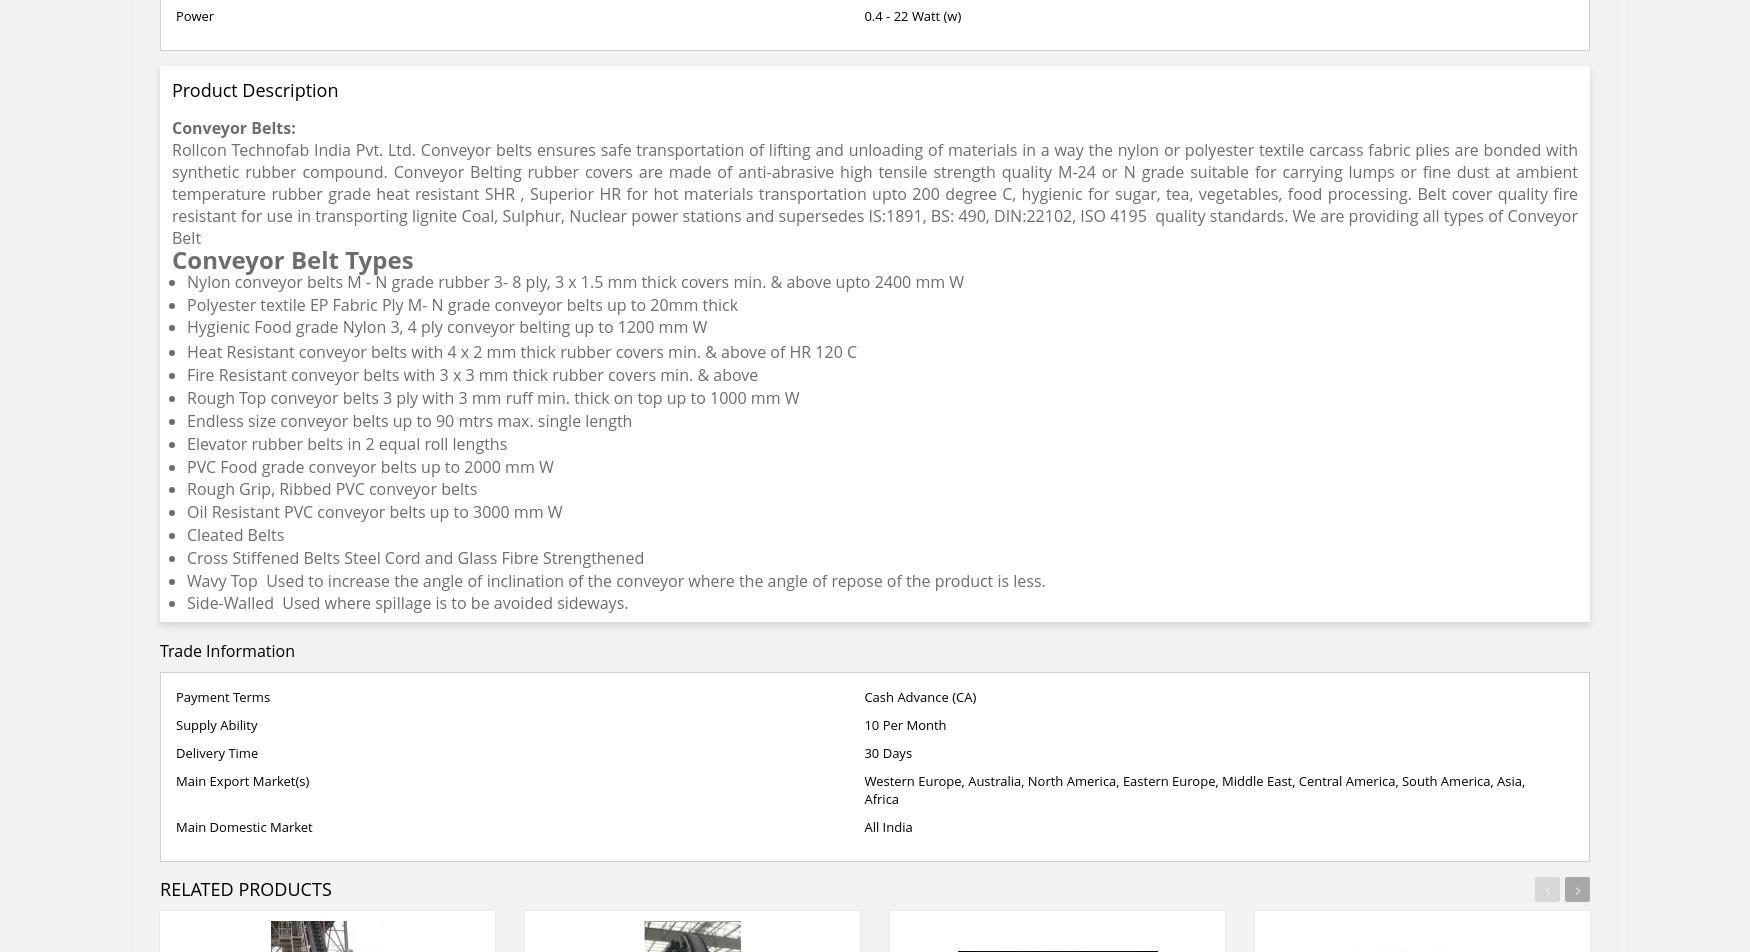 The width and height of the screenshot is (1750, 952). What do you see at coordinates (369, 466) in the screenshot?
I see `'PVC Food grade conveyor belts up to 2000 mm W'` at bounding box center [369, 466].